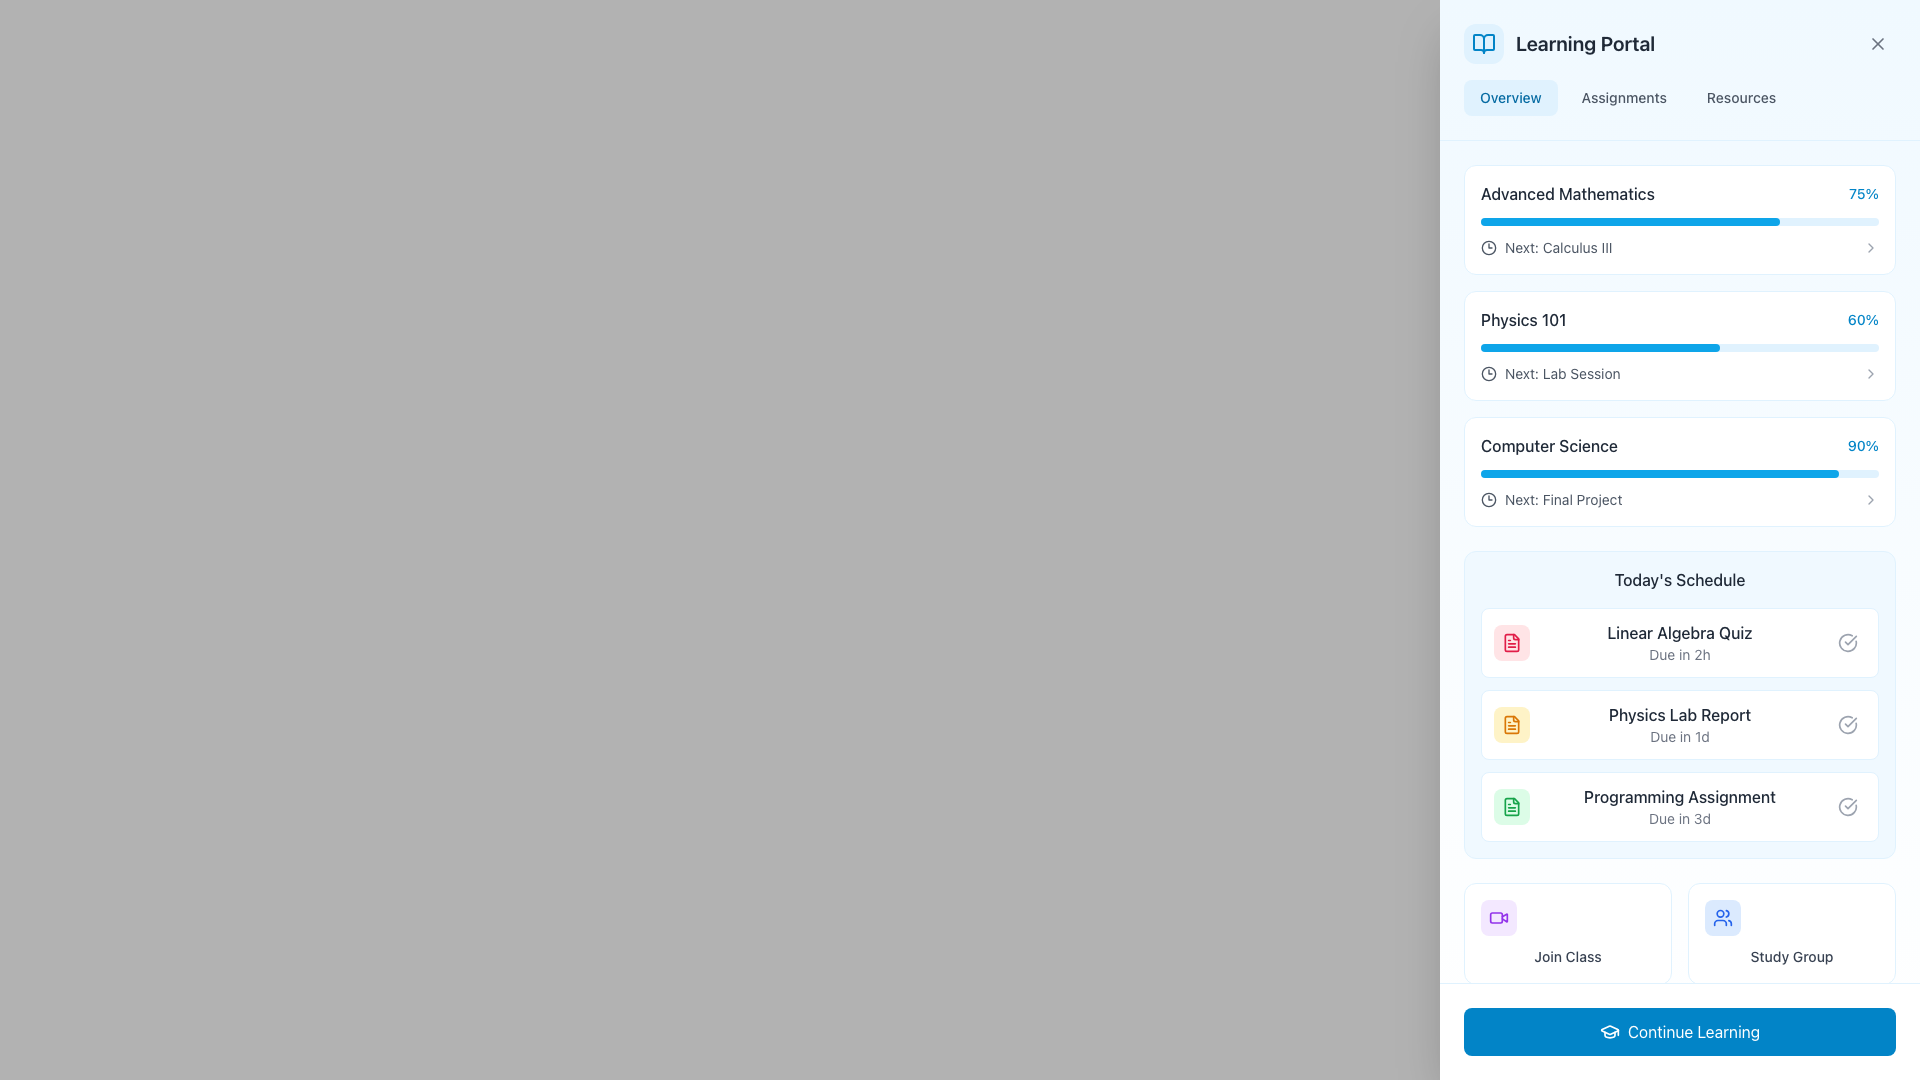 This screenshot has height=1080, width=1920. I want to click on the 'Continue Learning' button, which is a wide, rectangular button with rounded corners, featuring a blue background that darkens on hover and white text with a graduation cap icon on the left, so click(1680, 1032).